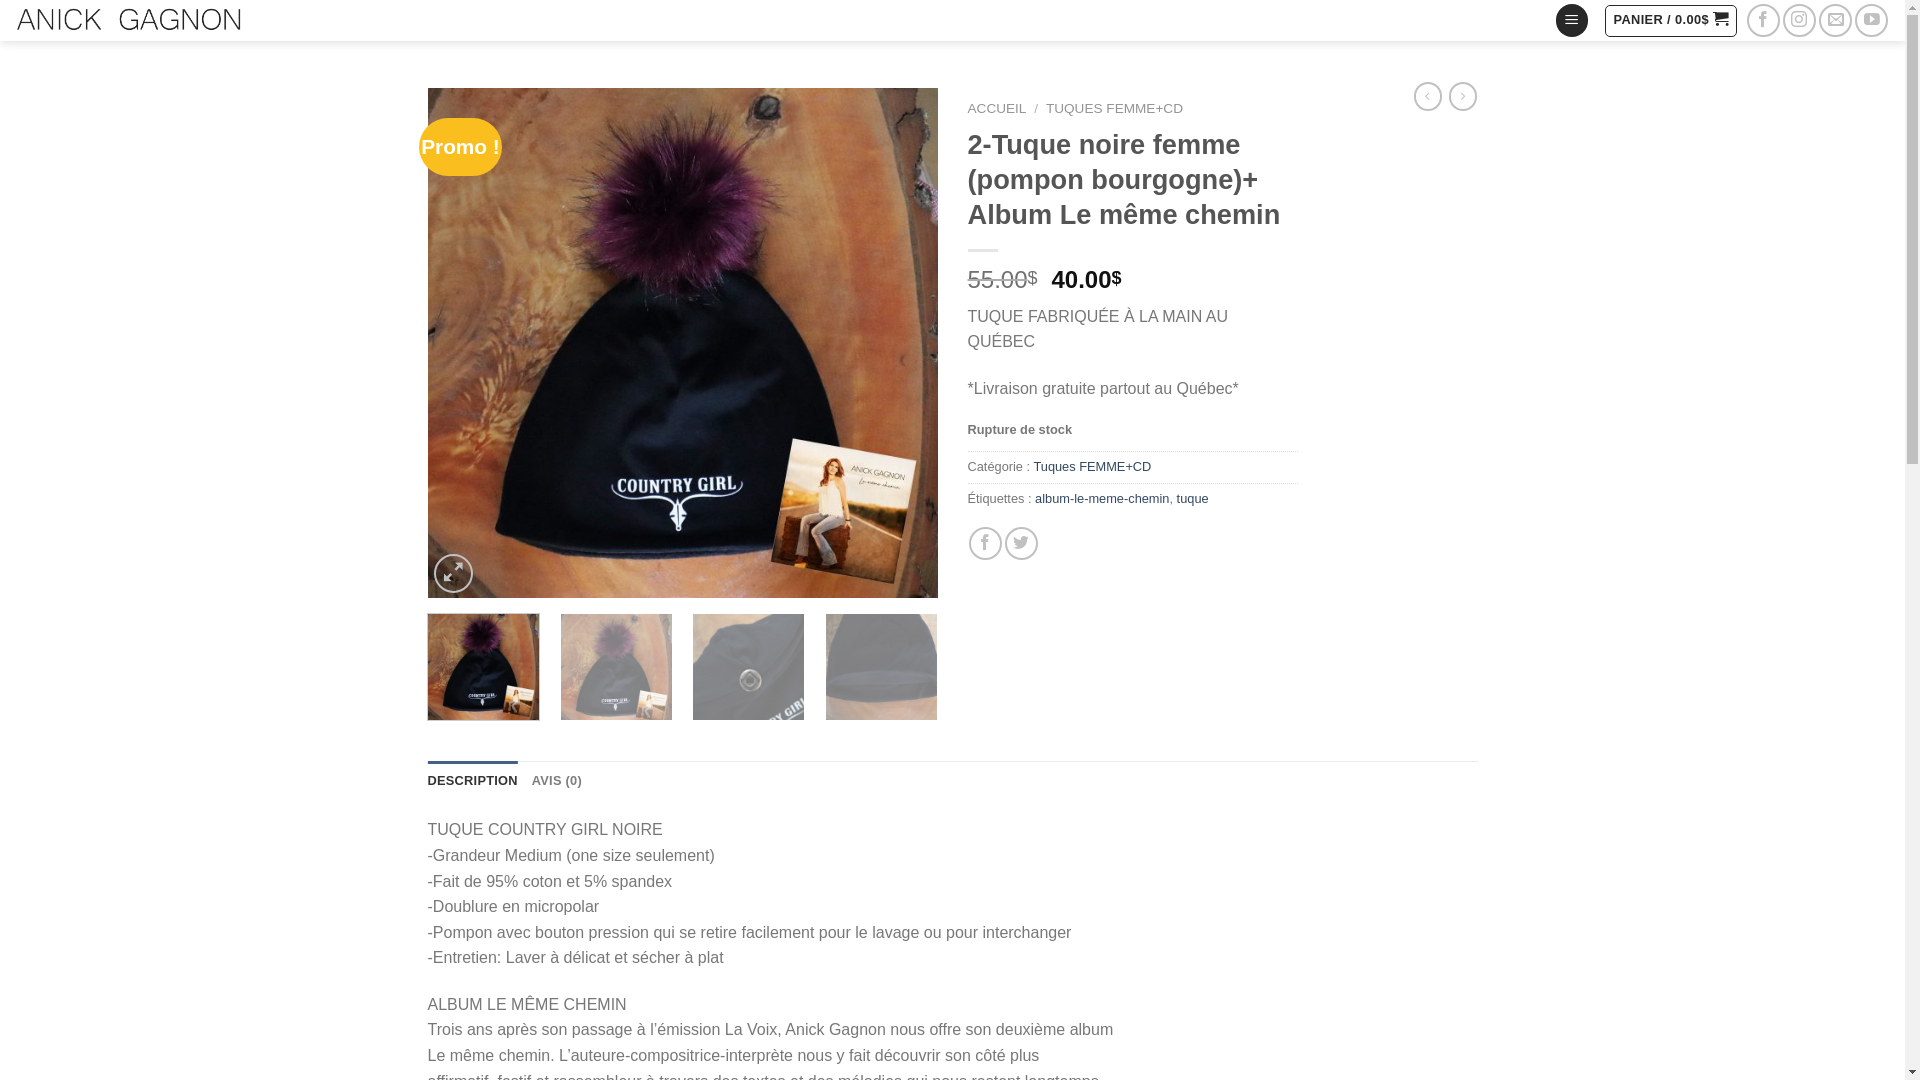 This screenshot has height=1080, width=1920. Describe the element at coordinates (1113, 108) in the screenshot. I see `'TUQUES FEMME+CD'` at that location.